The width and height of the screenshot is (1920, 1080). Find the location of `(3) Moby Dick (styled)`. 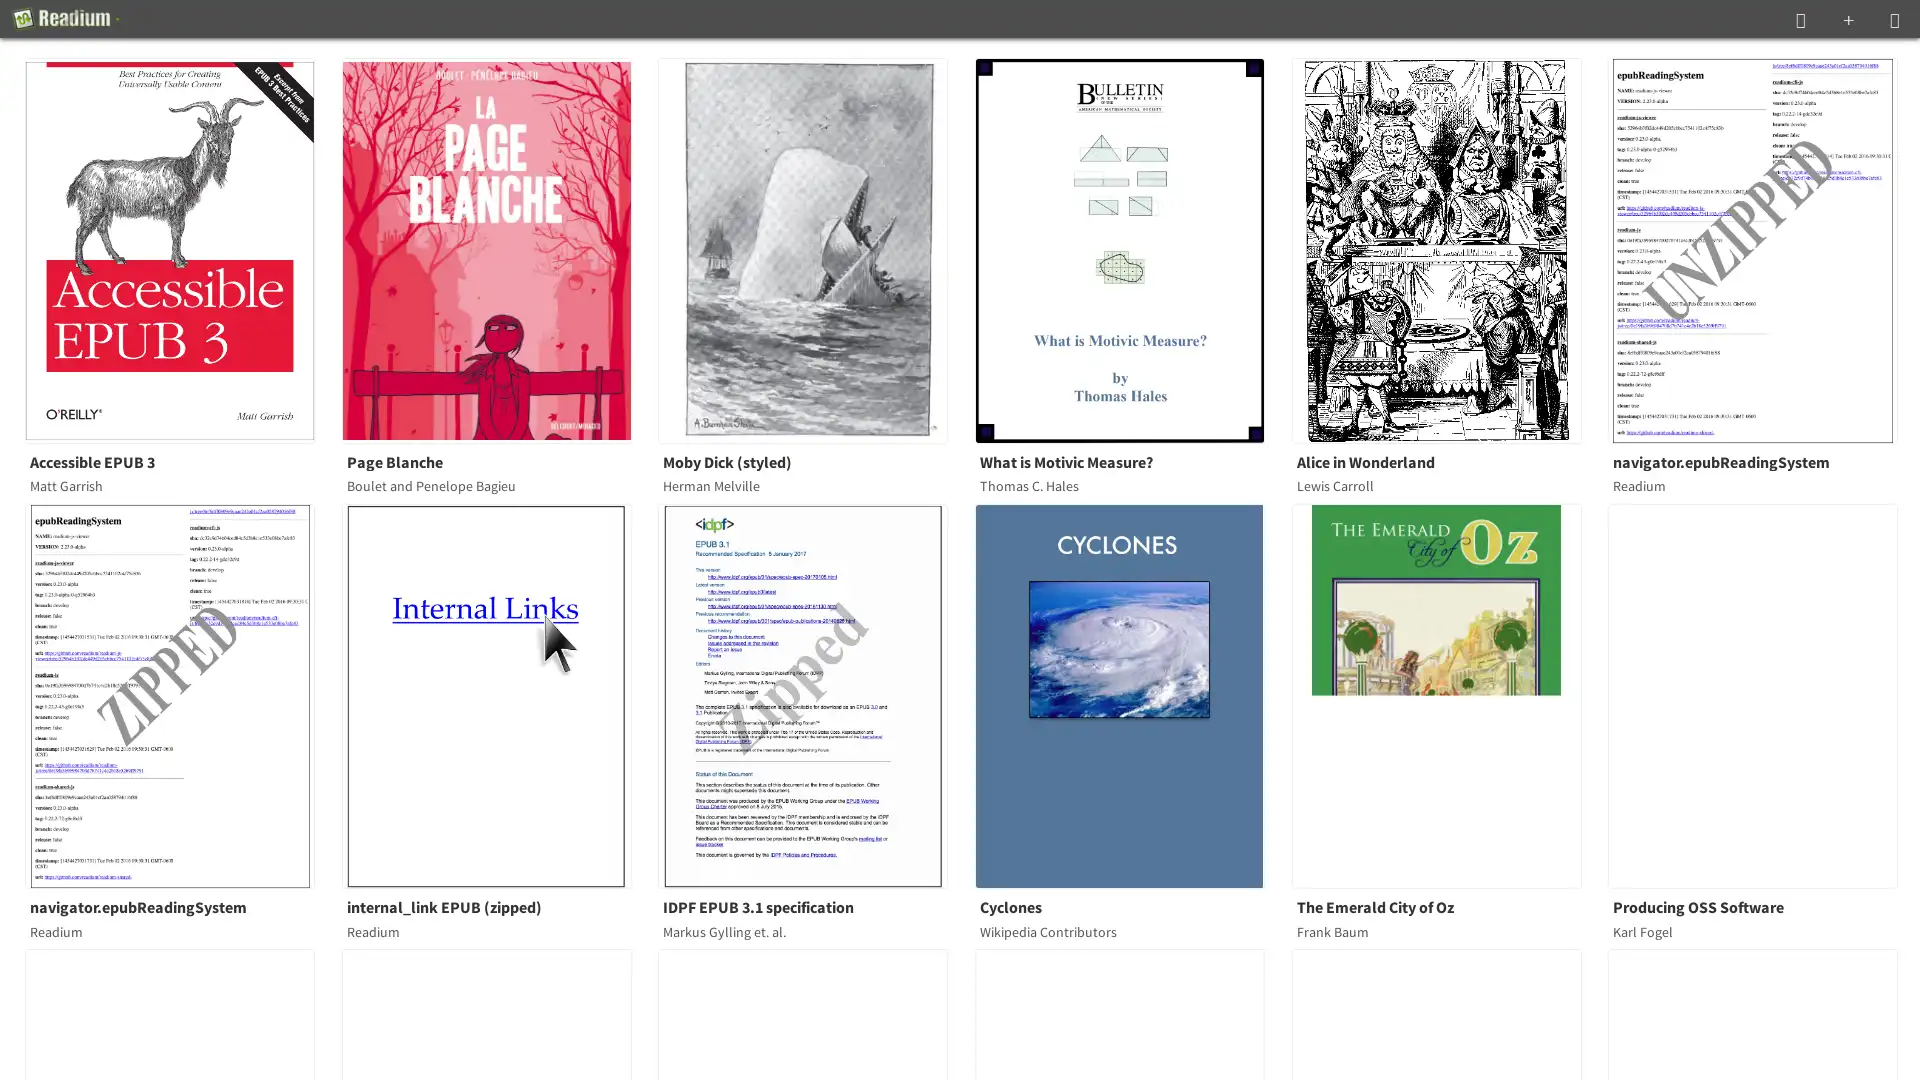

(3) Moby Dick (styled) is located at coordinates (815, 249).